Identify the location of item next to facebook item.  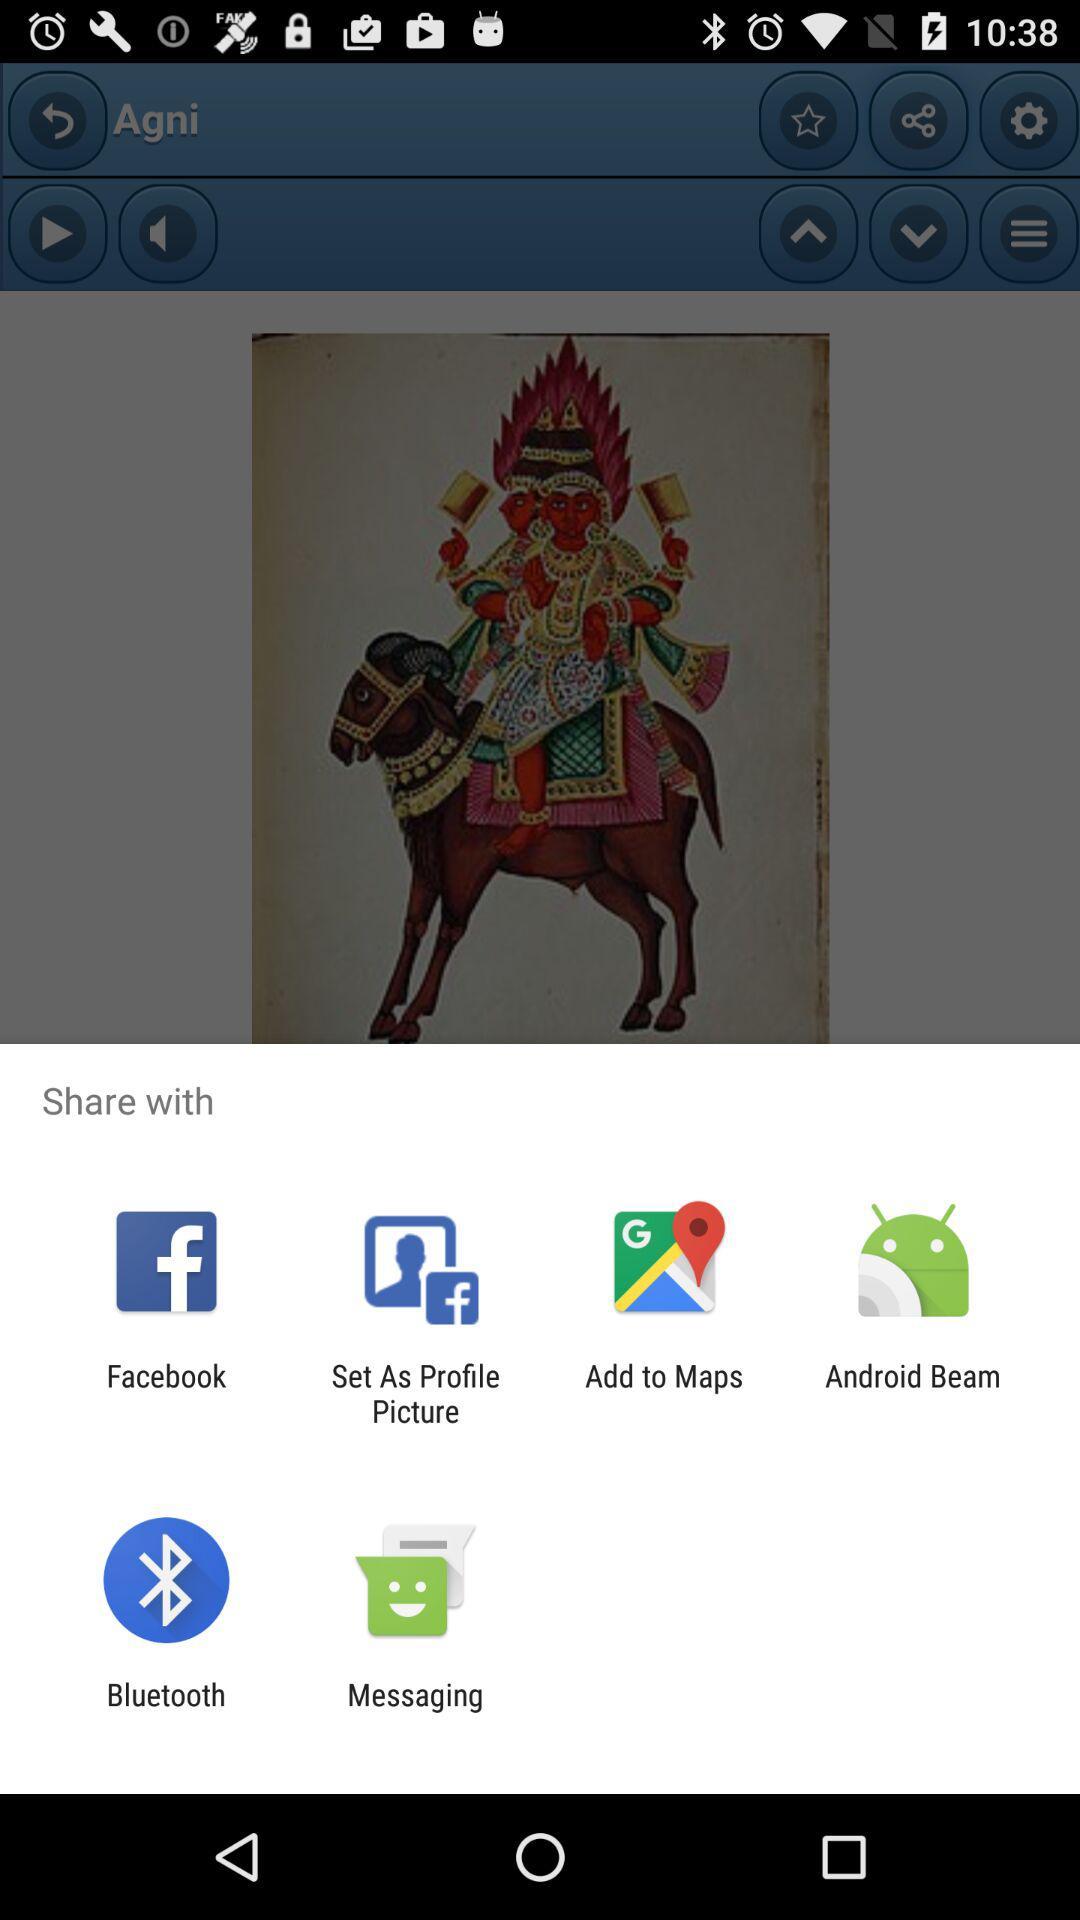
(414, 1392).